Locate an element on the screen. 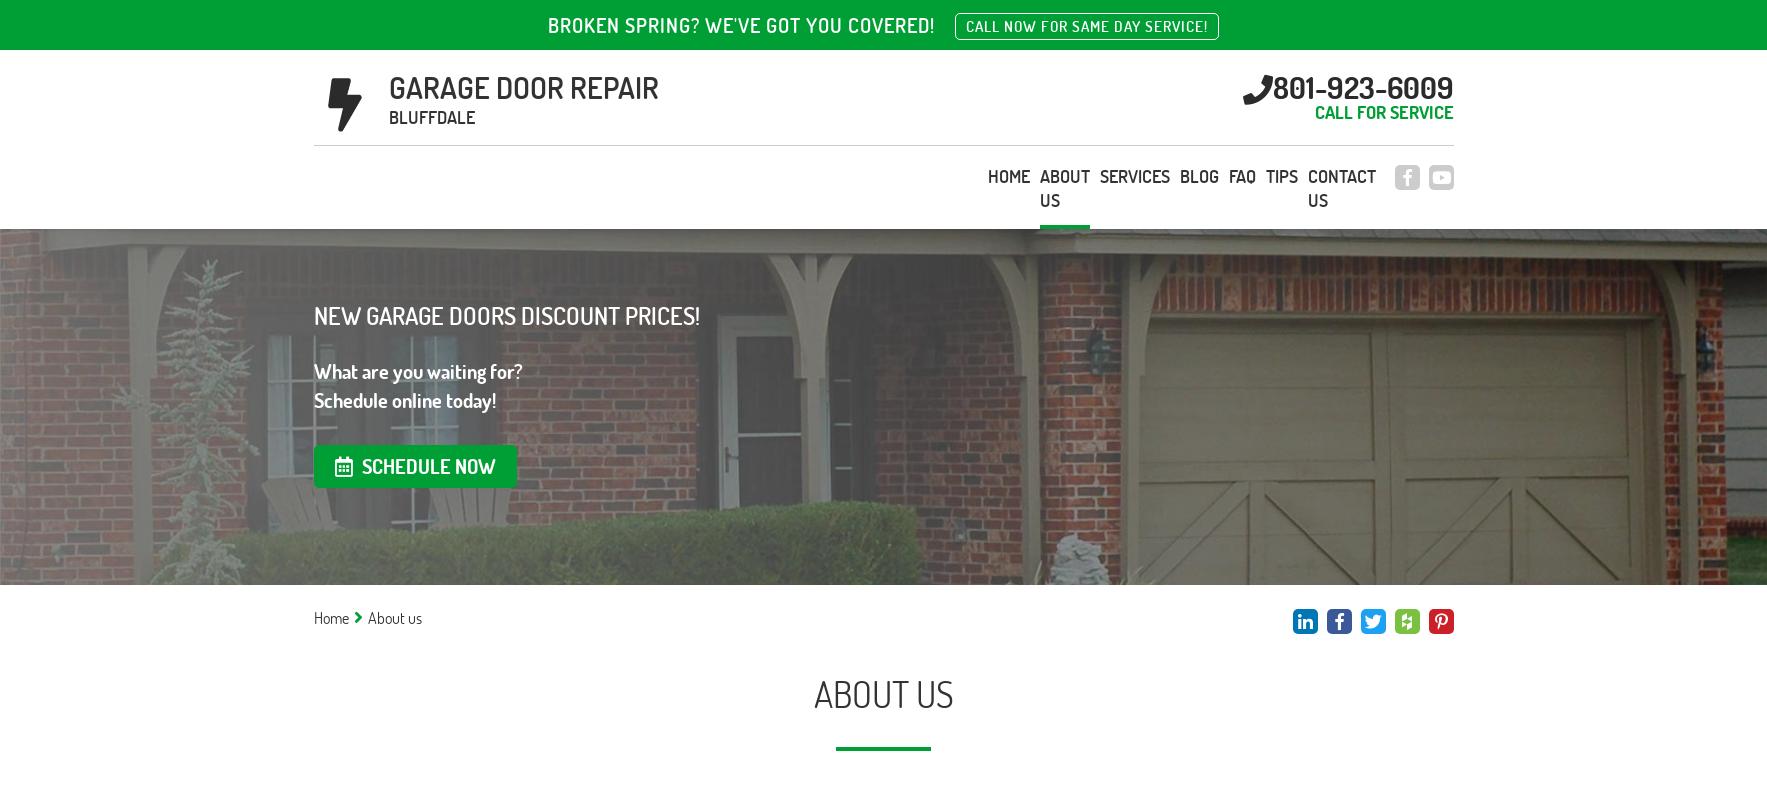 The image size is (1767, 787). 'Broken spring? We've got you covered!' is located at coordinates (740, 24).